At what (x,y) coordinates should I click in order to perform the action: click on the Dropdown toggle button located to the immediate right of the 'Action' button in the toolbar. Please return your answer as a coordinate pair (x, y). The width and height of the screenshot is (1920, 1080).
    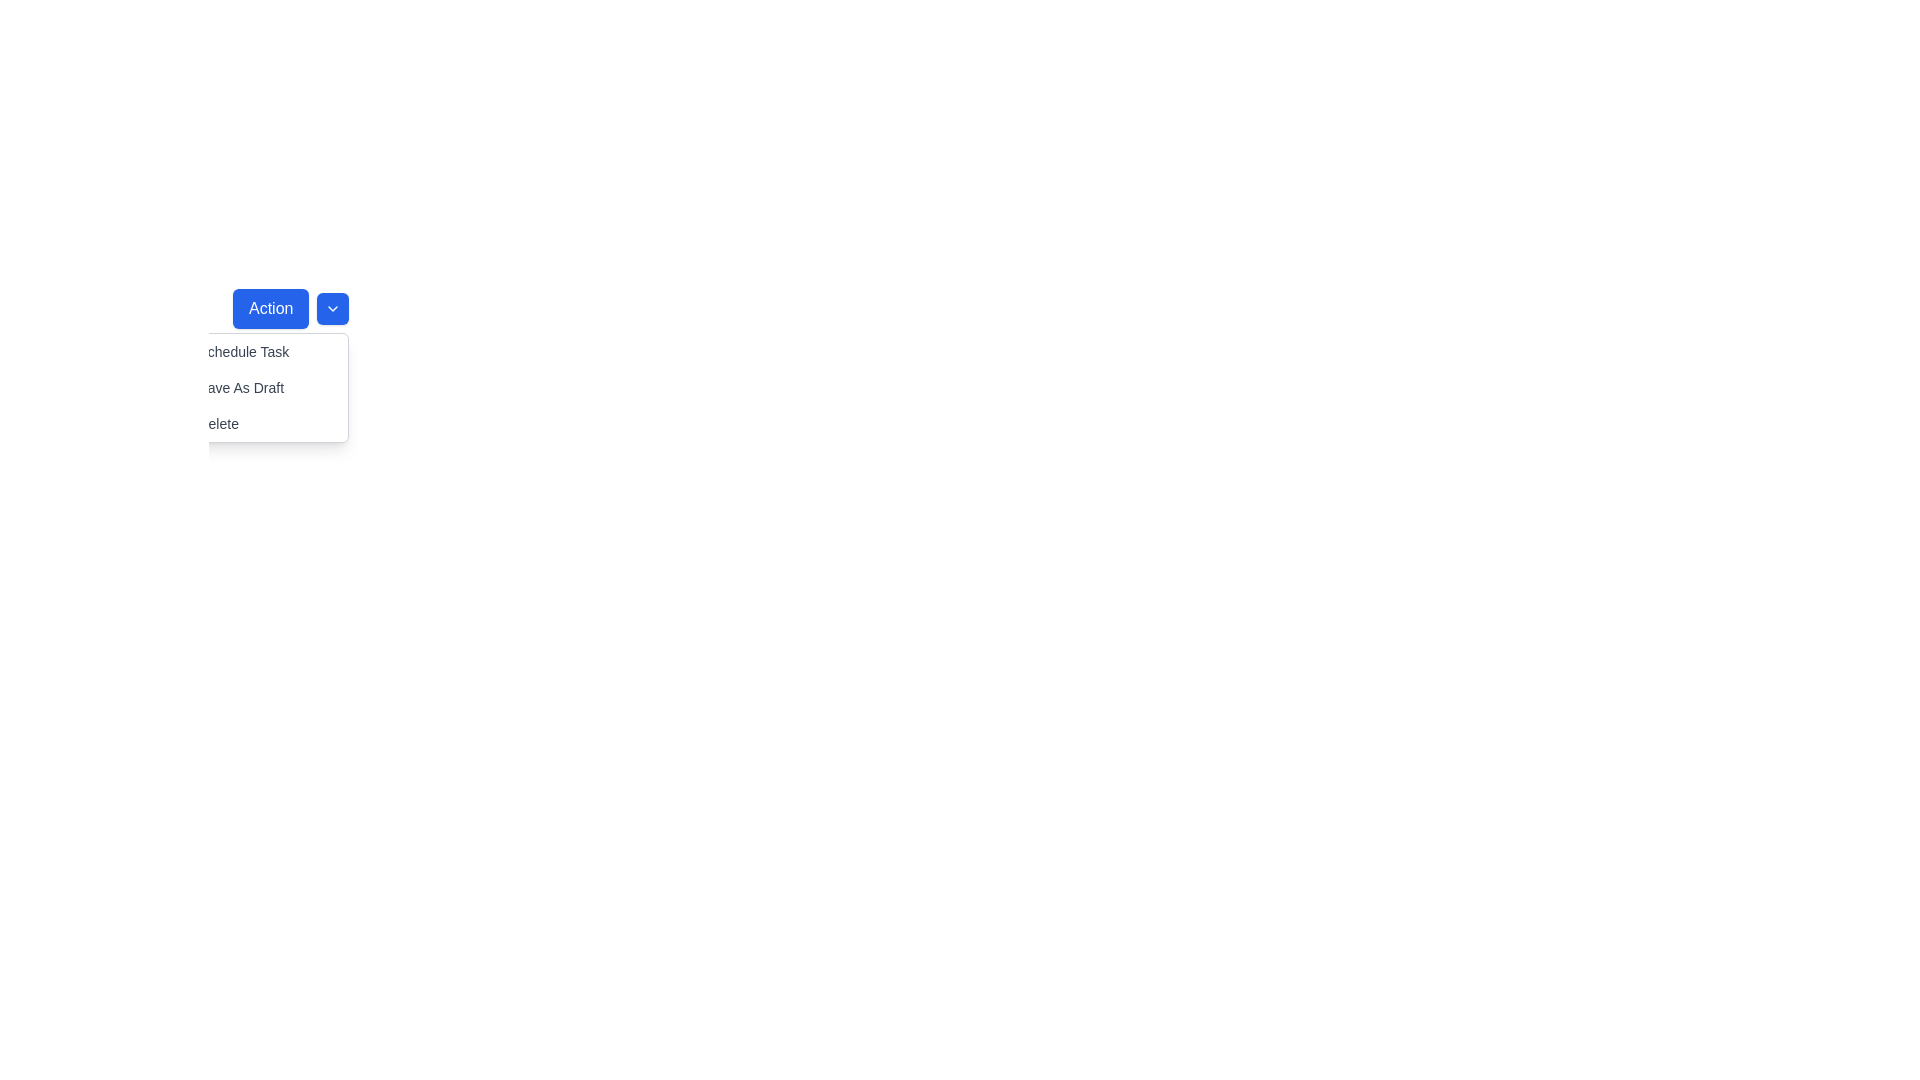
    Looking at the image, I should click on (333, 308).